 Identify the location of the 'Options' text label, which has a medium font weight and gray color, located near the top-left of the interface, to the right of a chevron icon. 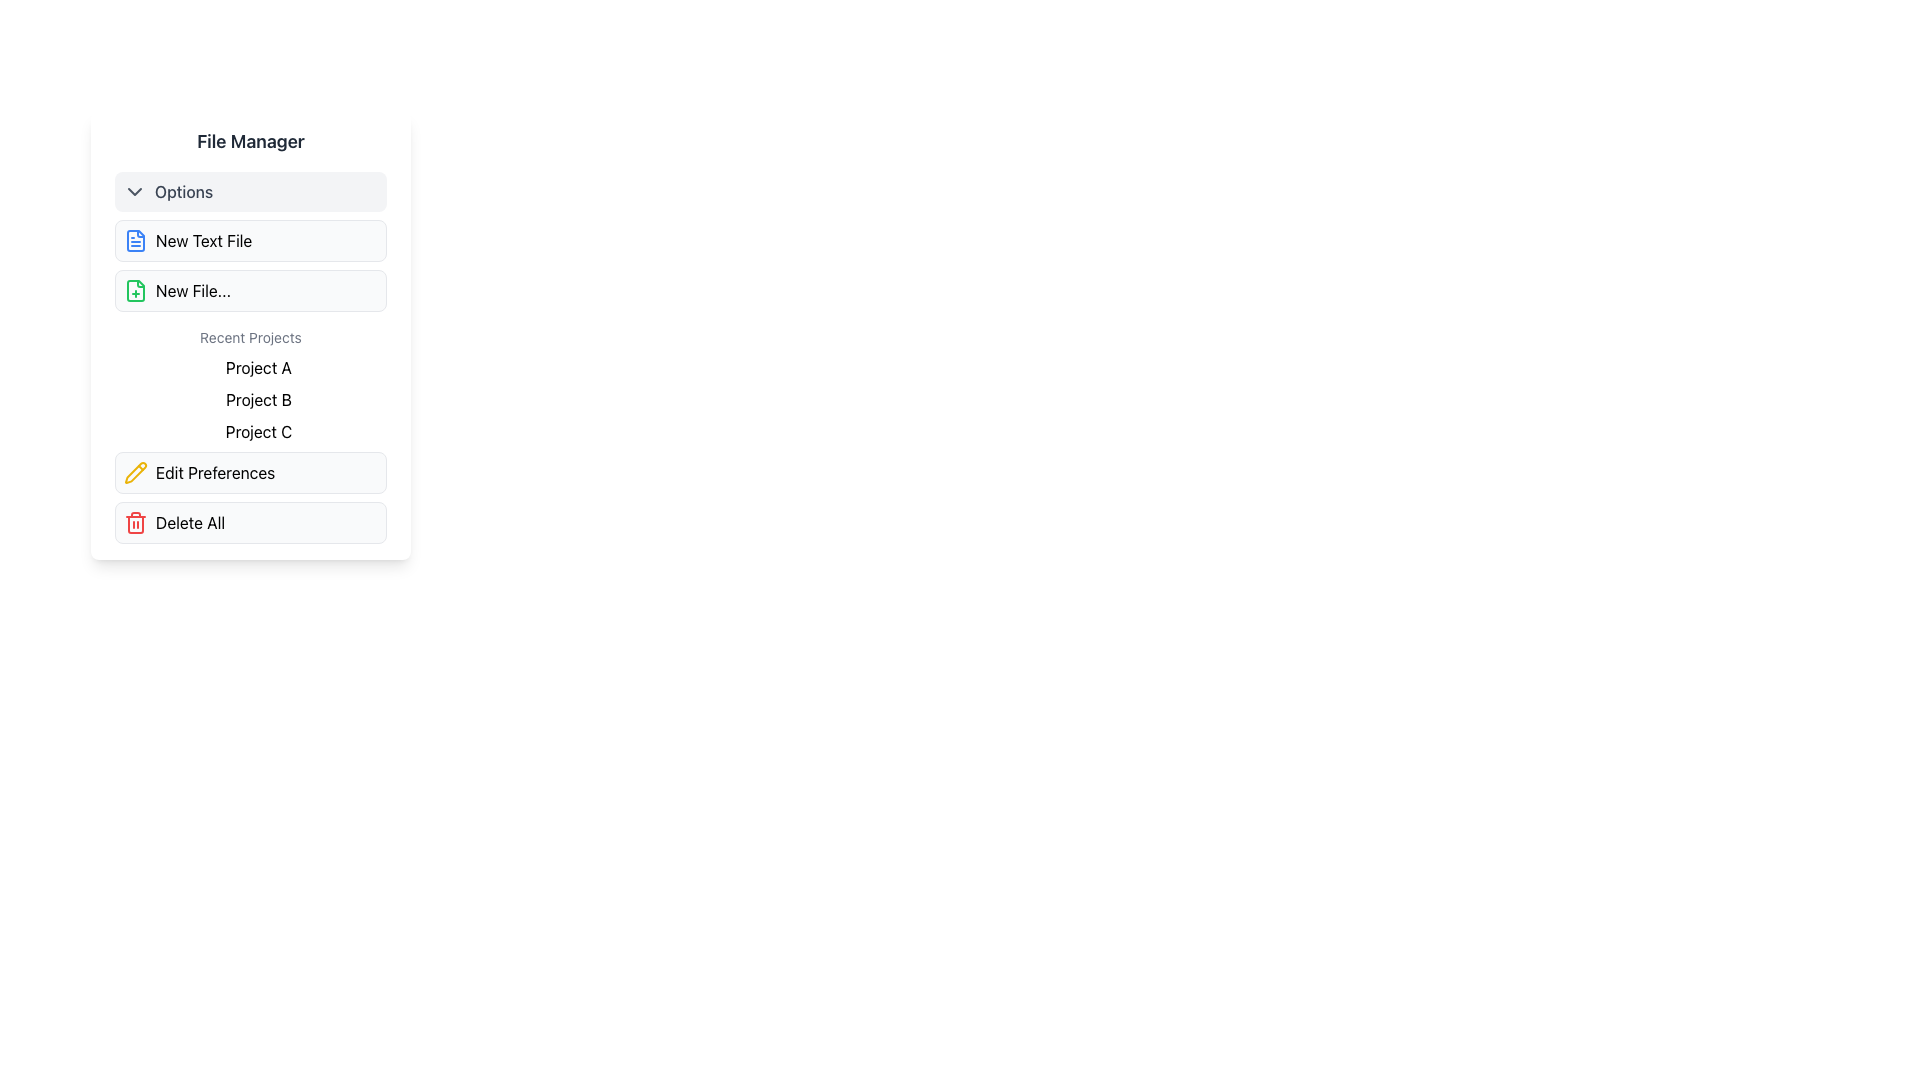
(184, 192).